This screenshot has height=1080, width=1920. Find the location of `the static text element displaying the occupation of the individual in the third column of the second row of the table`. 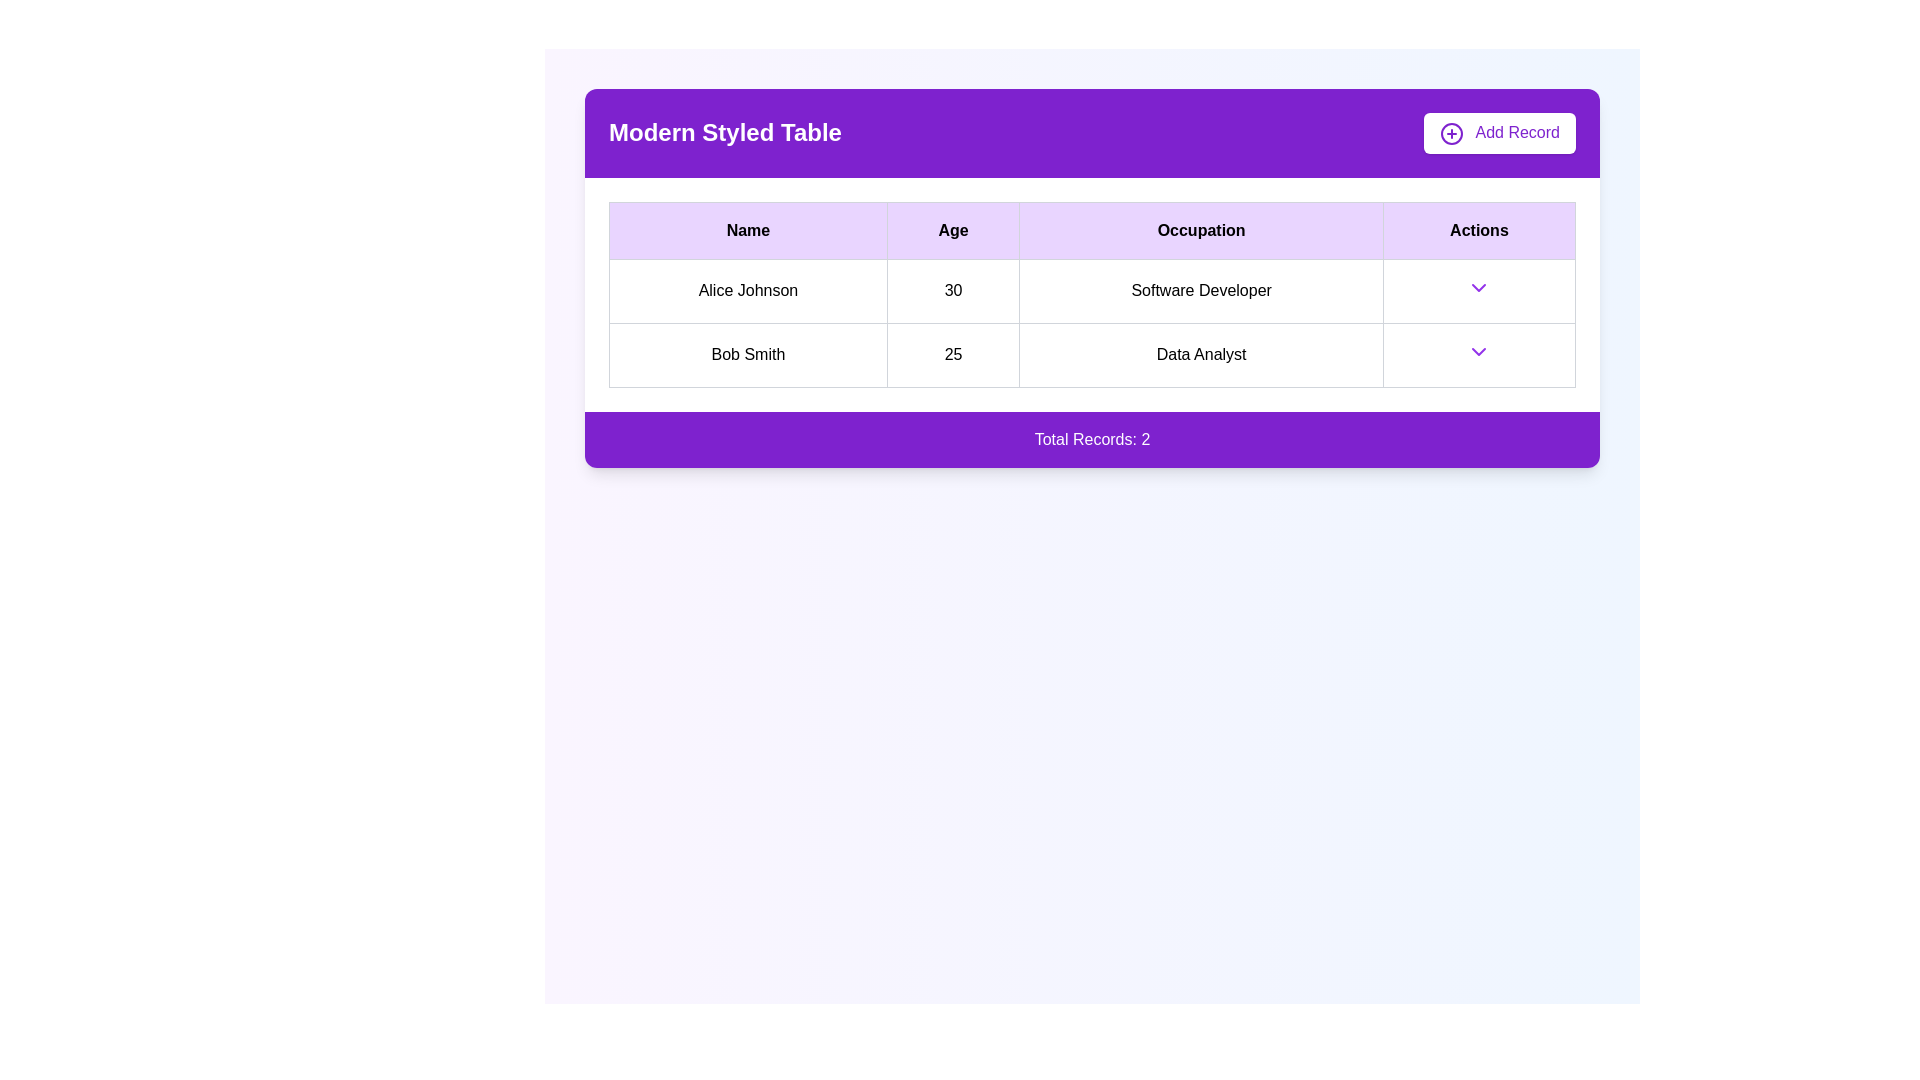

the static text element displaying the occupation of the individual in the third column of the second row of the table is located at coordinates (1200, 354).